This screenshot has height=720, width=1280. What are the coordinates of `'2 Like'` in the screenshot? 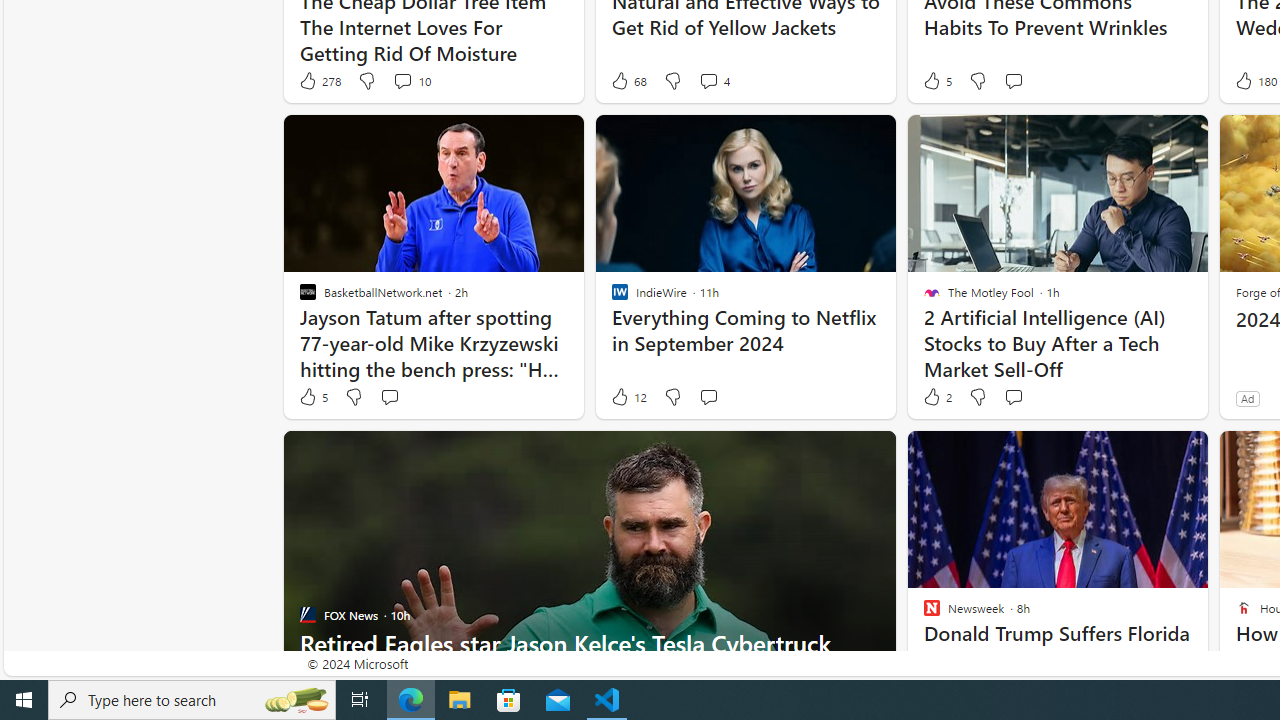 It's located at (935, 397).